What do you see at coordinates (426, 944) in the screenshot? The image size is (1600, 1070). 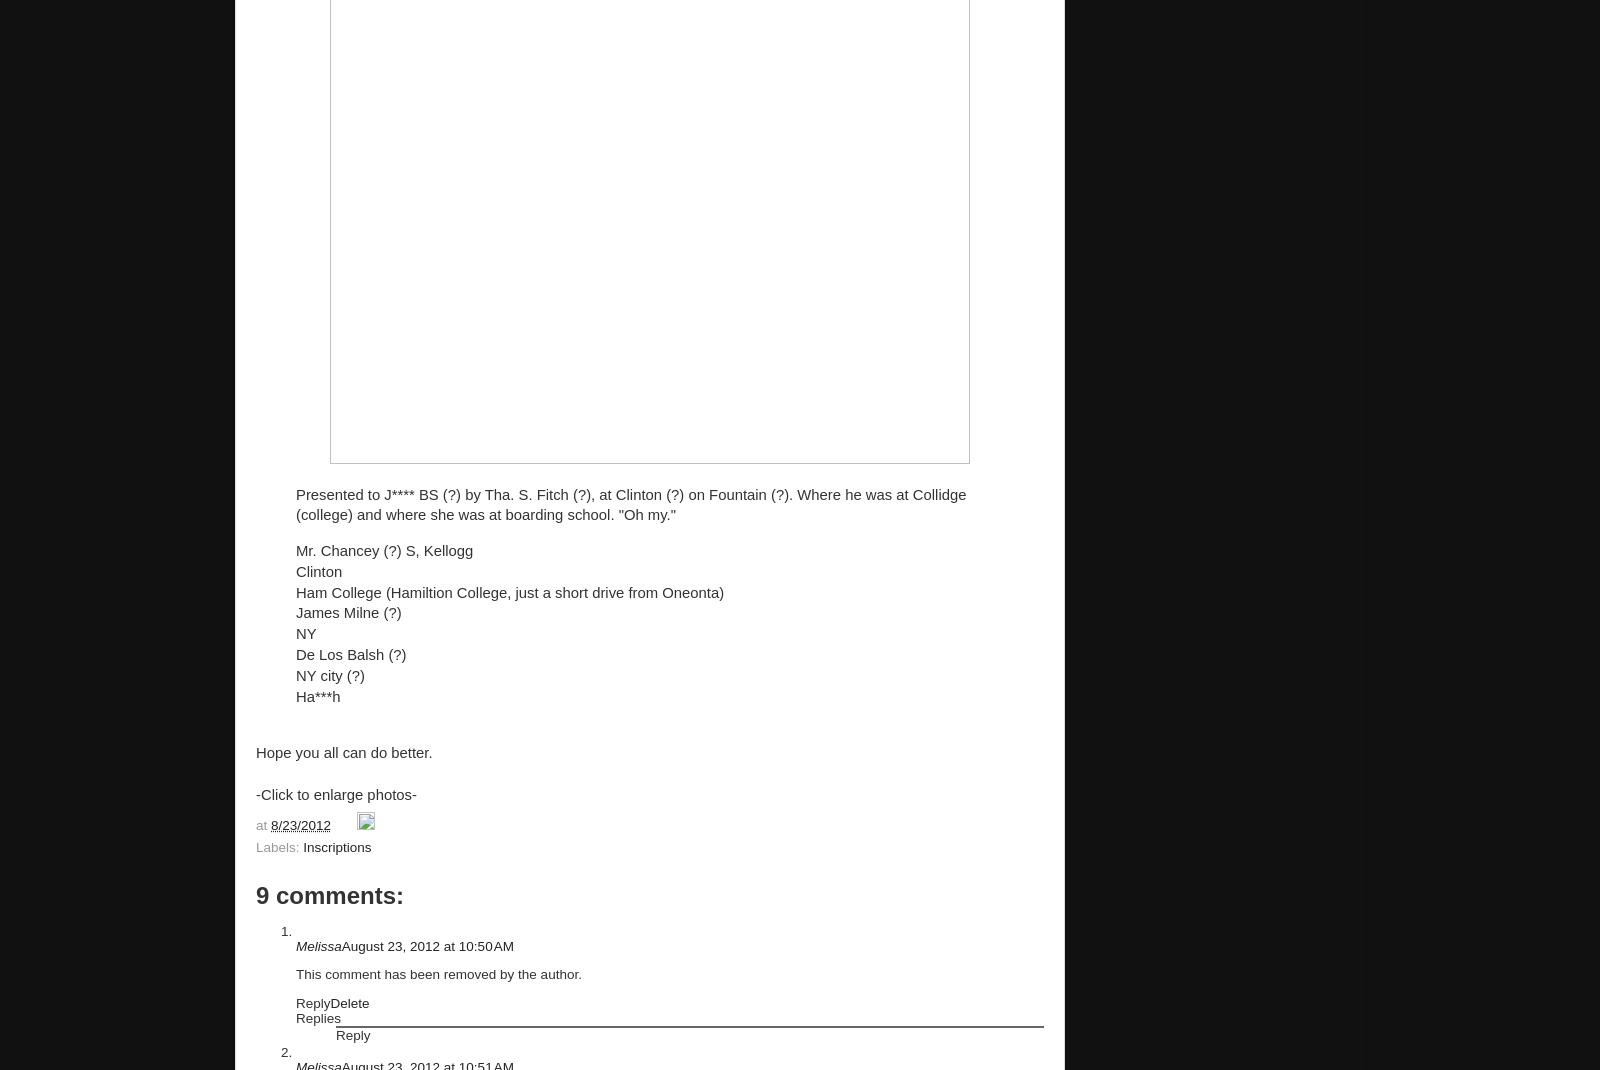 I see `'August 23, 2012 at 10:50 AM'` at bounding box center [426, 944].